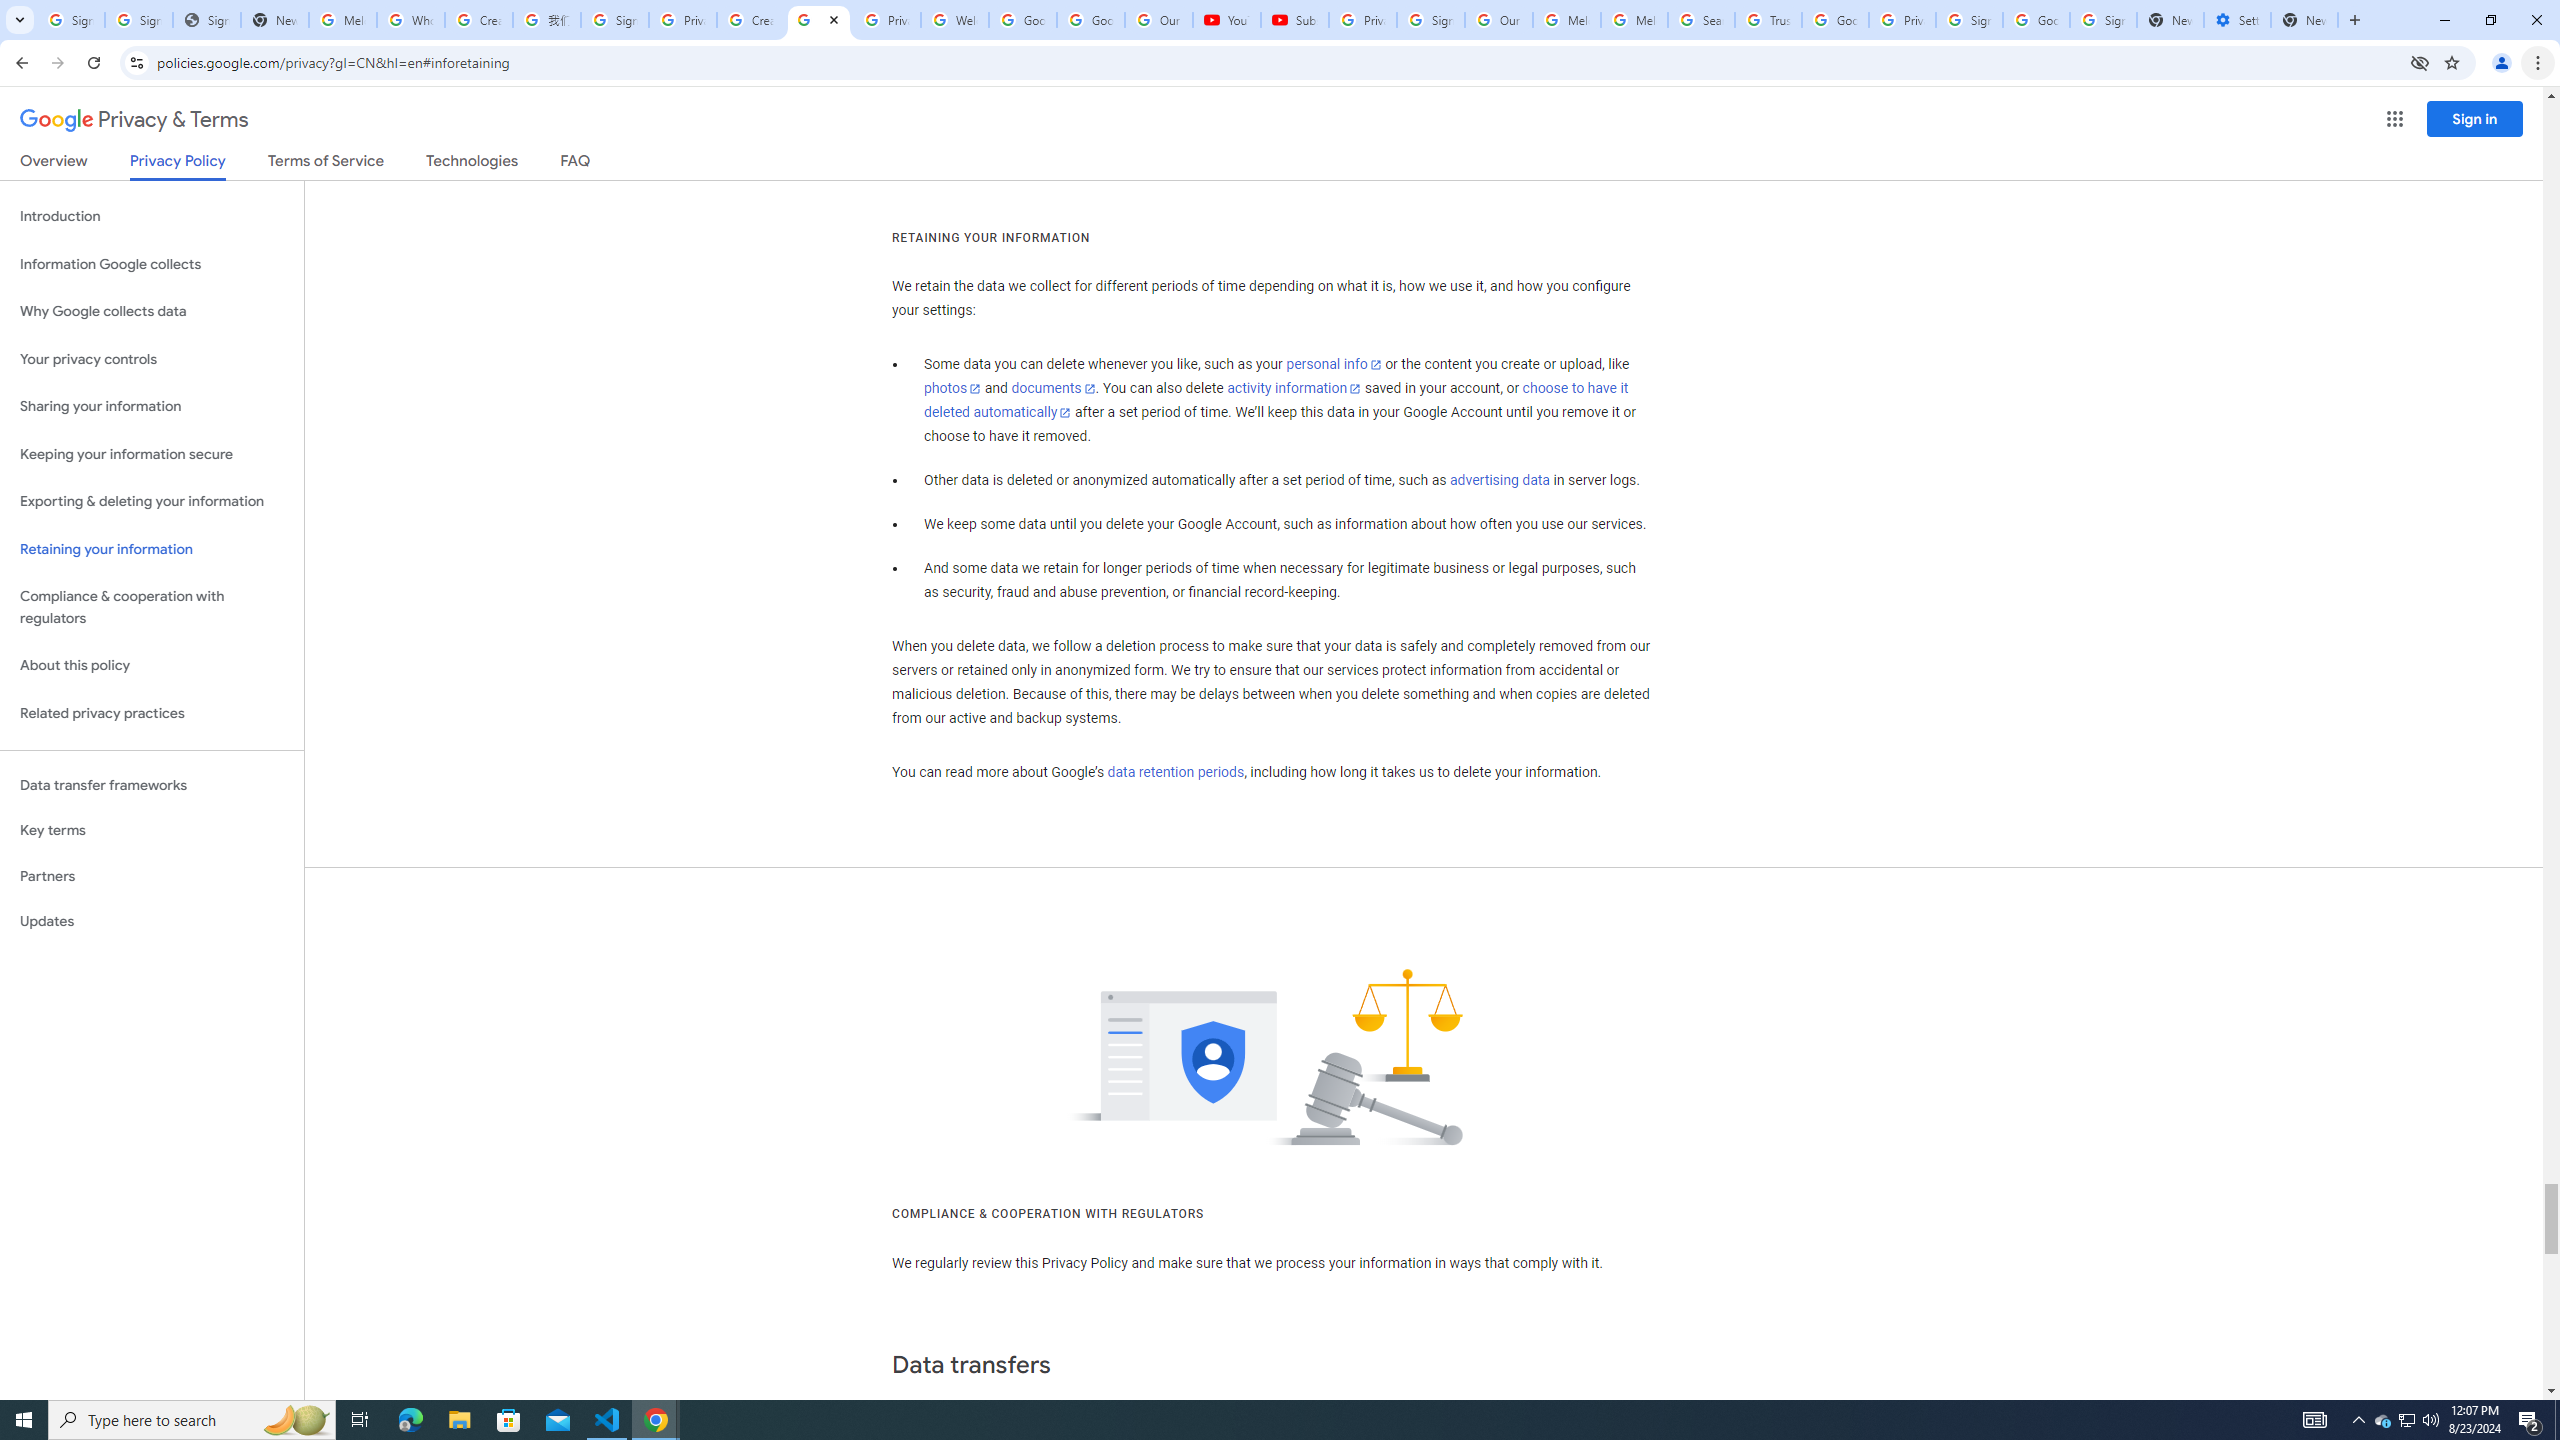 This screenshot has width=2560, height=1440. Describe the element at coordinates (52, 164) in the screenshot. I see `'Overview'` at that location.